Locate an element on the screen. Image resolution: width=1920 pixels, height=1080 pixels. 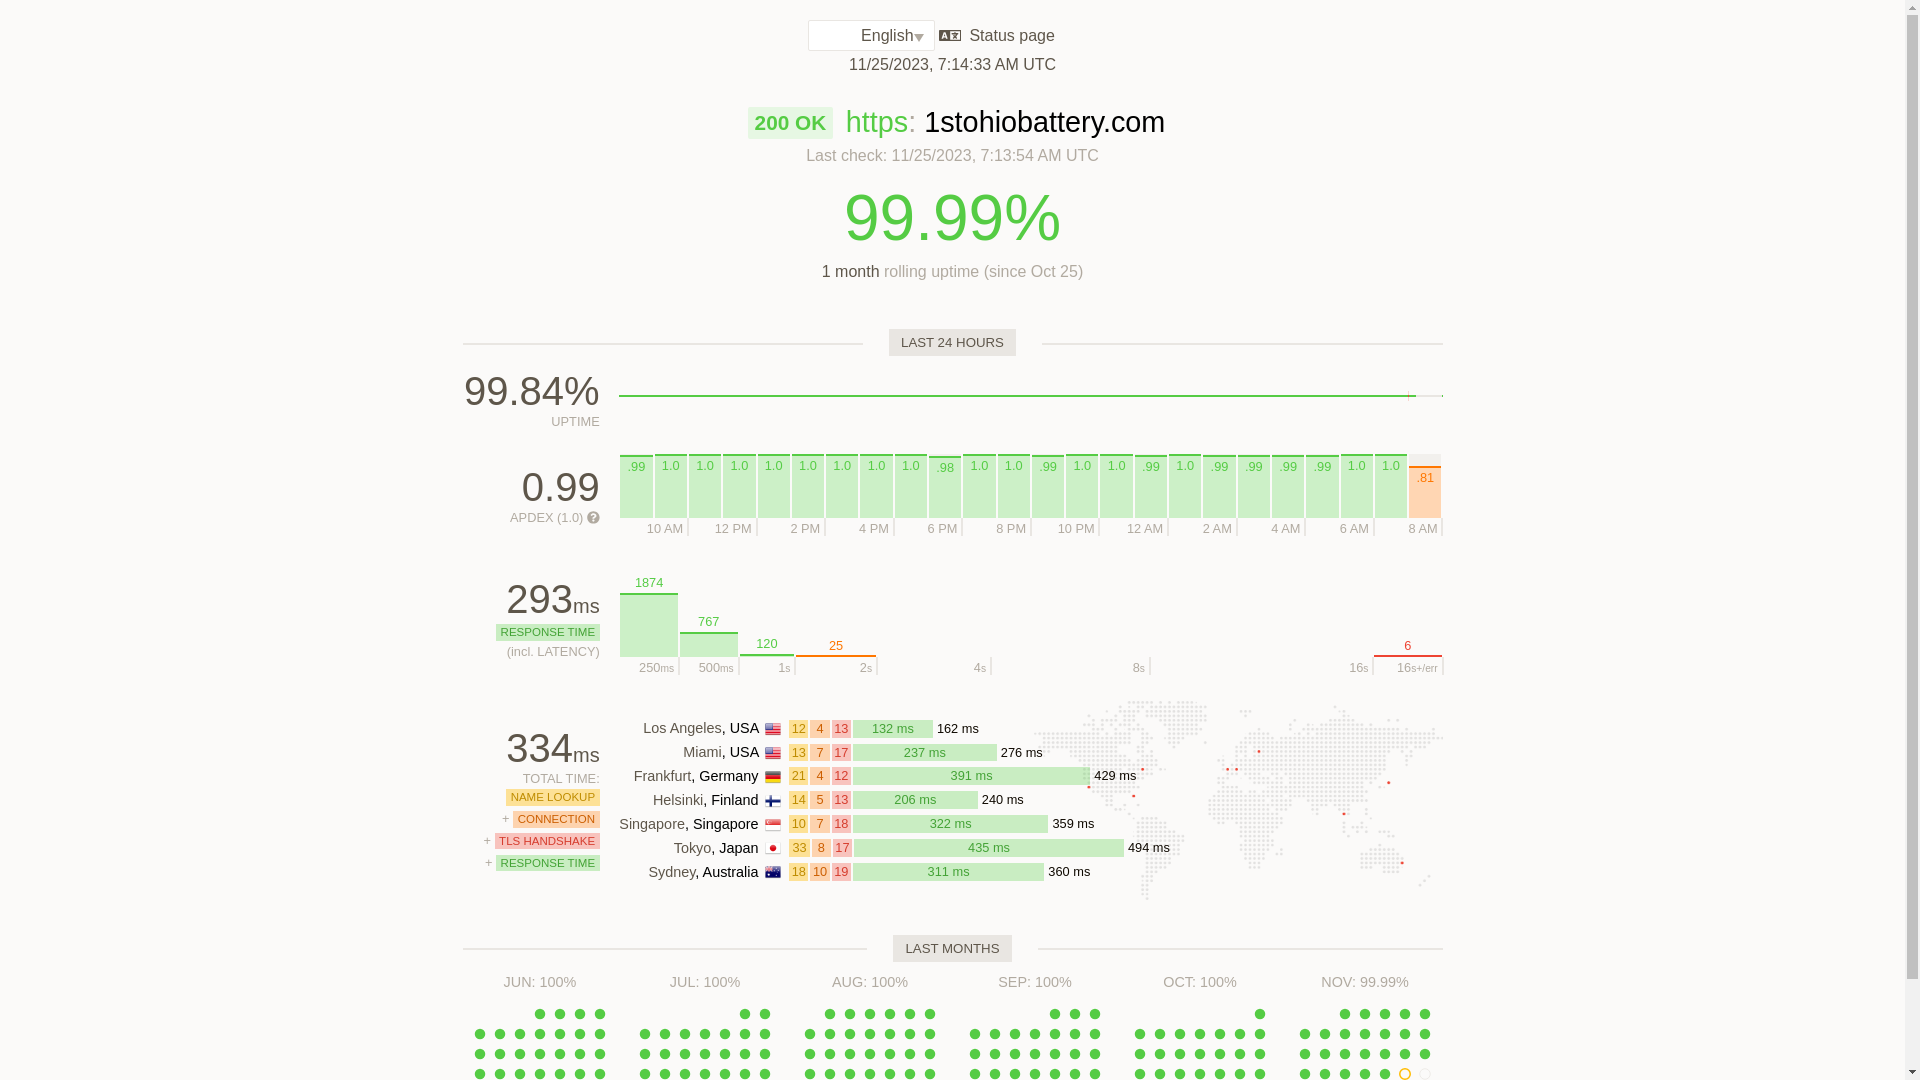
'<small>Aug 18:</small> No downtime' is located at coordinates (888, 1052).